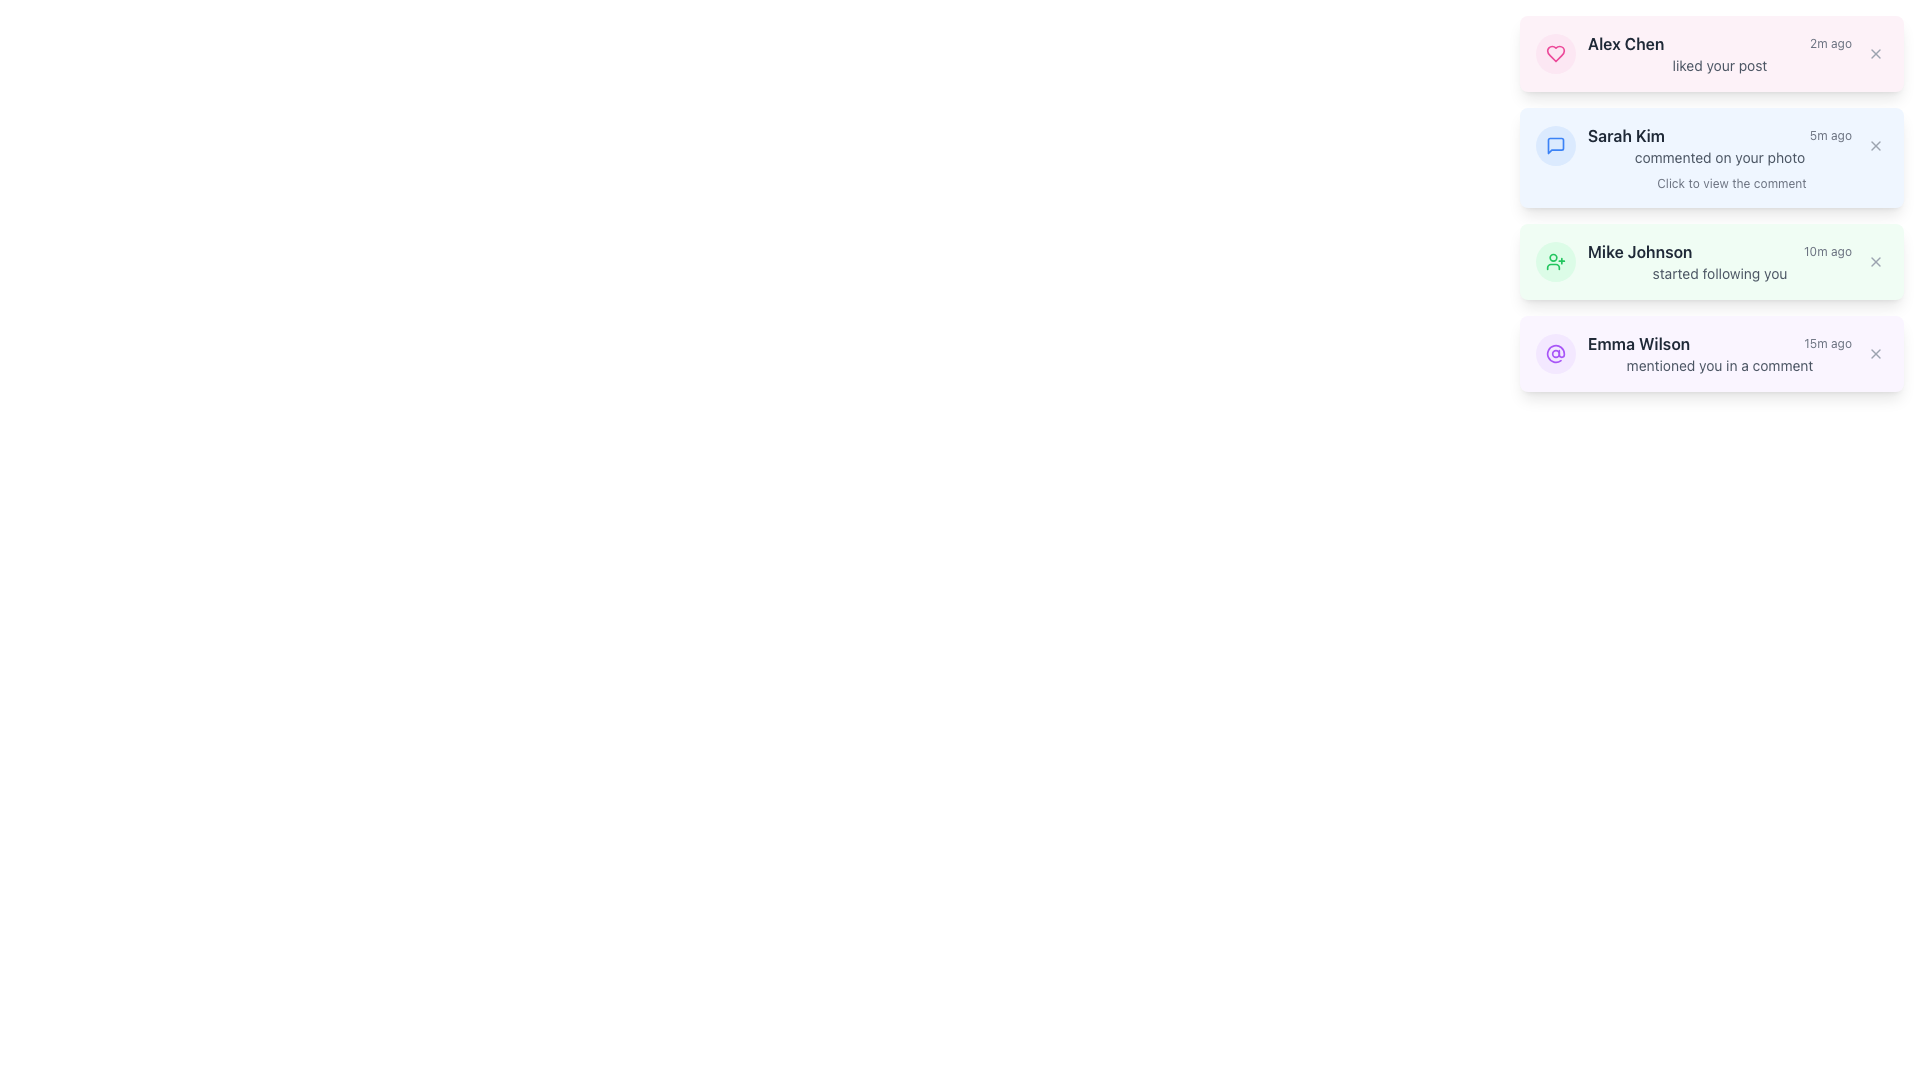  Describe the element at coordinates (1639, 342) in the screenshot. I see `the text label displaying 'Emma Wilson' in bold, dark gray font, located in the bottom-most notification item of a vertical list, to the left of the timestamp '15m ago'` at that location.